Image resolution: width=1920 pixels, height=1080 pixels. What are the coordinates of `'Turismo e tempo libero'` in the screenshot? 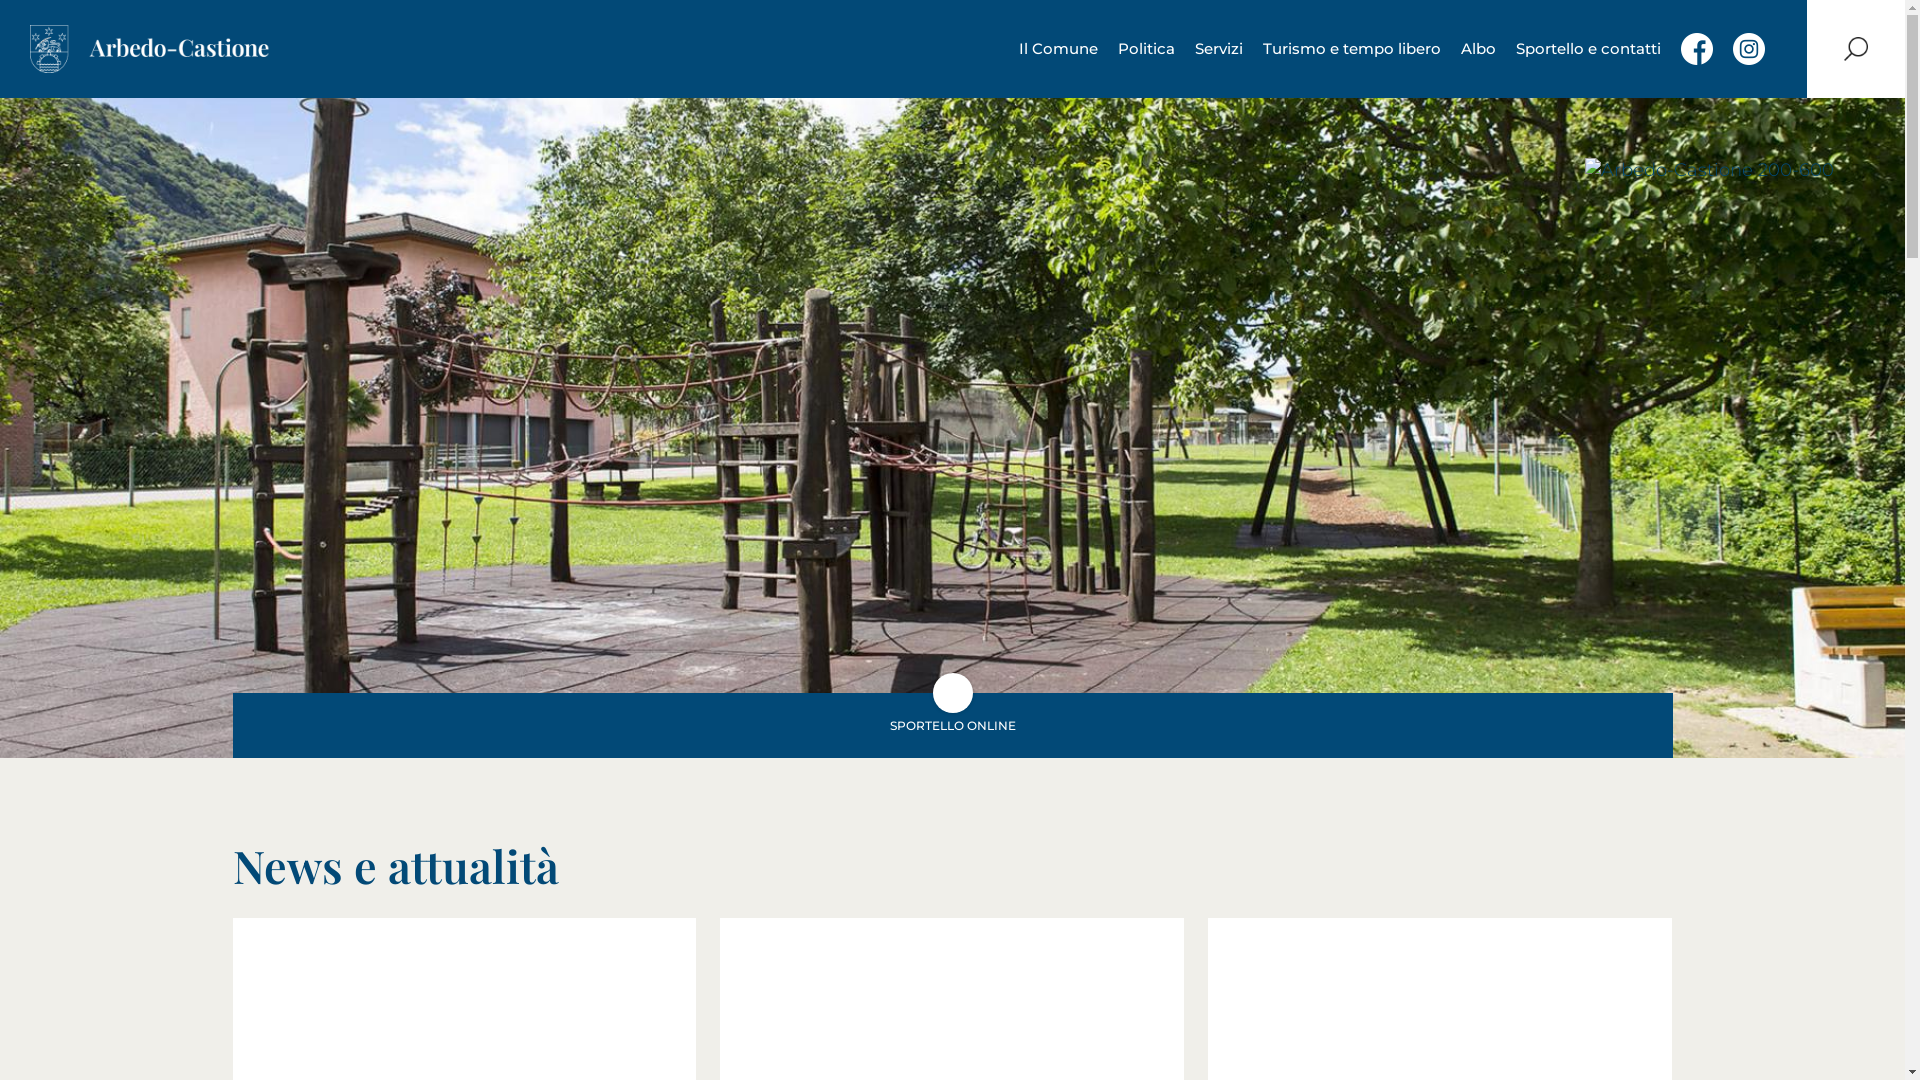 It's located at (1352, 48).